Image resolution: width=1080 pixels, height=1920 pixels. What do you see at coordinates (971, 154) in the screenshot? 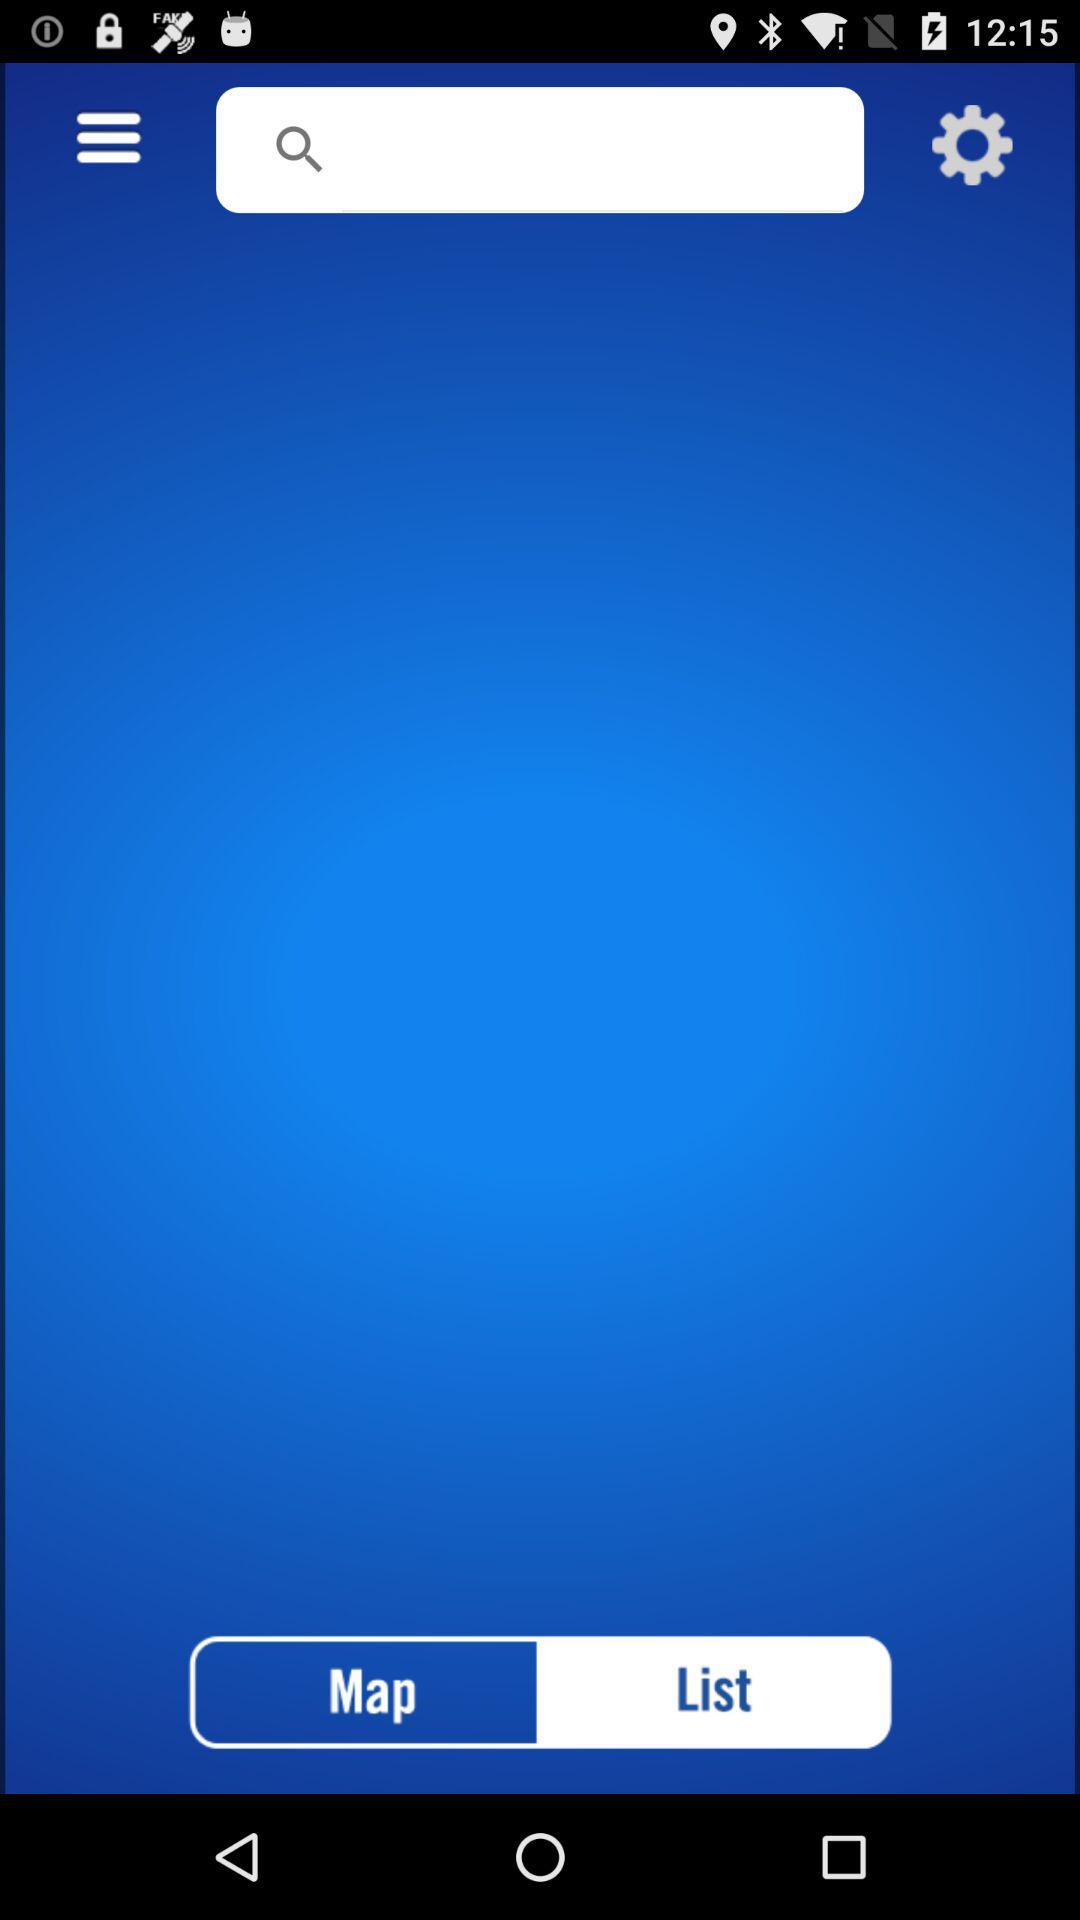
I see `the settings icon` at bounding box center [971, 154].